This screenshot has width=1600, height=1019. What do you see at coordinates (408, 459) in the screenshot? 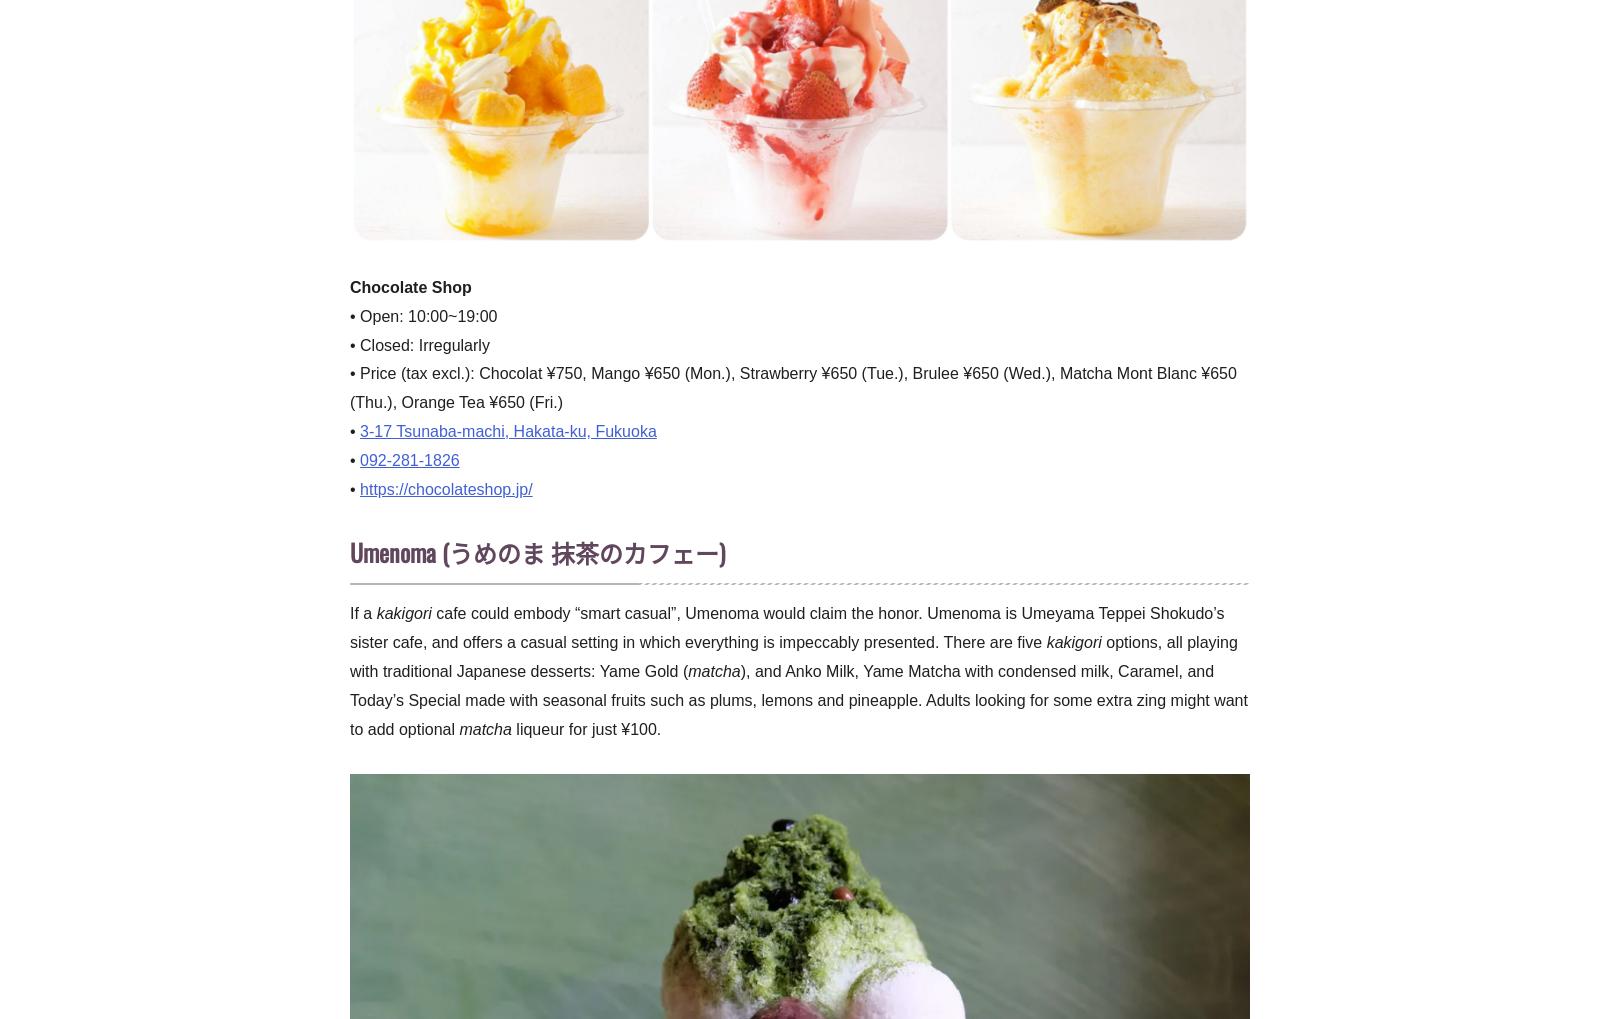
I see `'092-281-1826'` at bounding box center [408, 459].